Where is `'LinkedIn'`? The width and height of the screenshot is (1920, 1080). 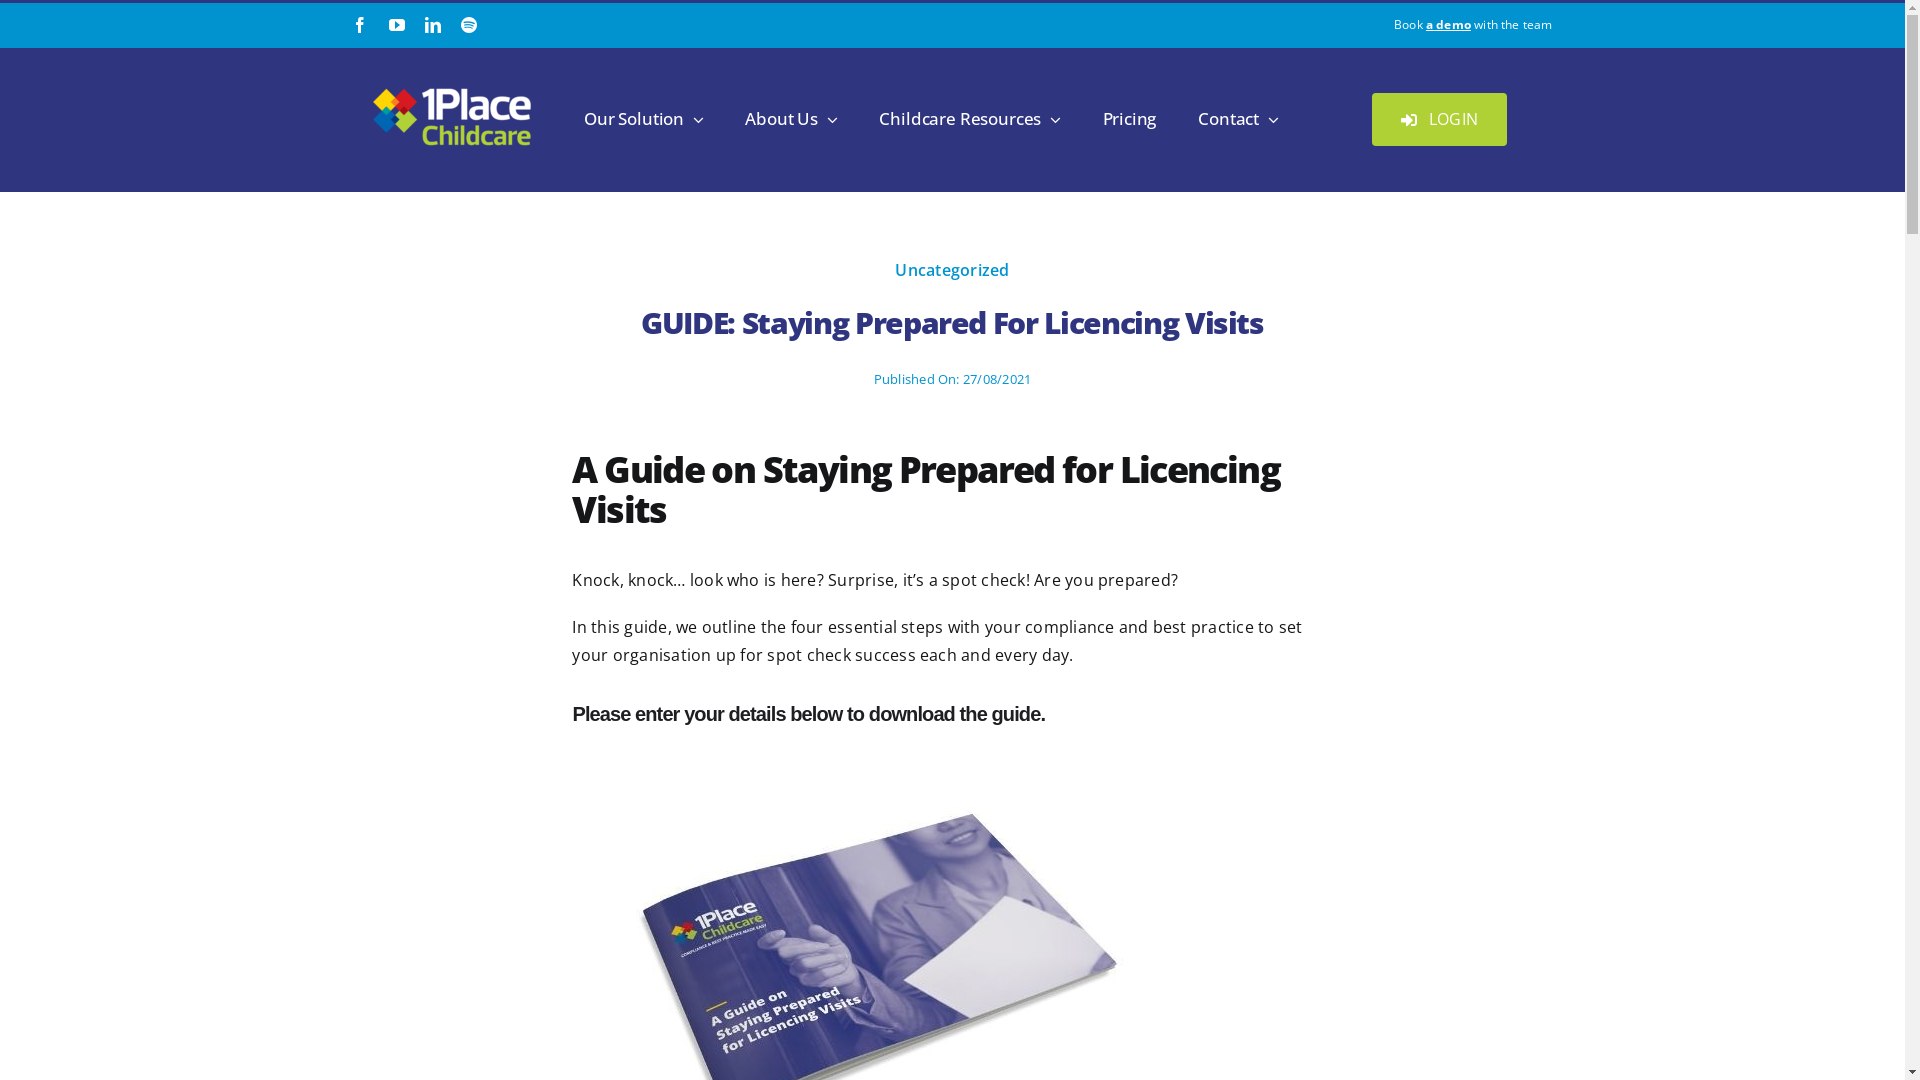 'LinkedIn' is located at coordinates (431, 24).